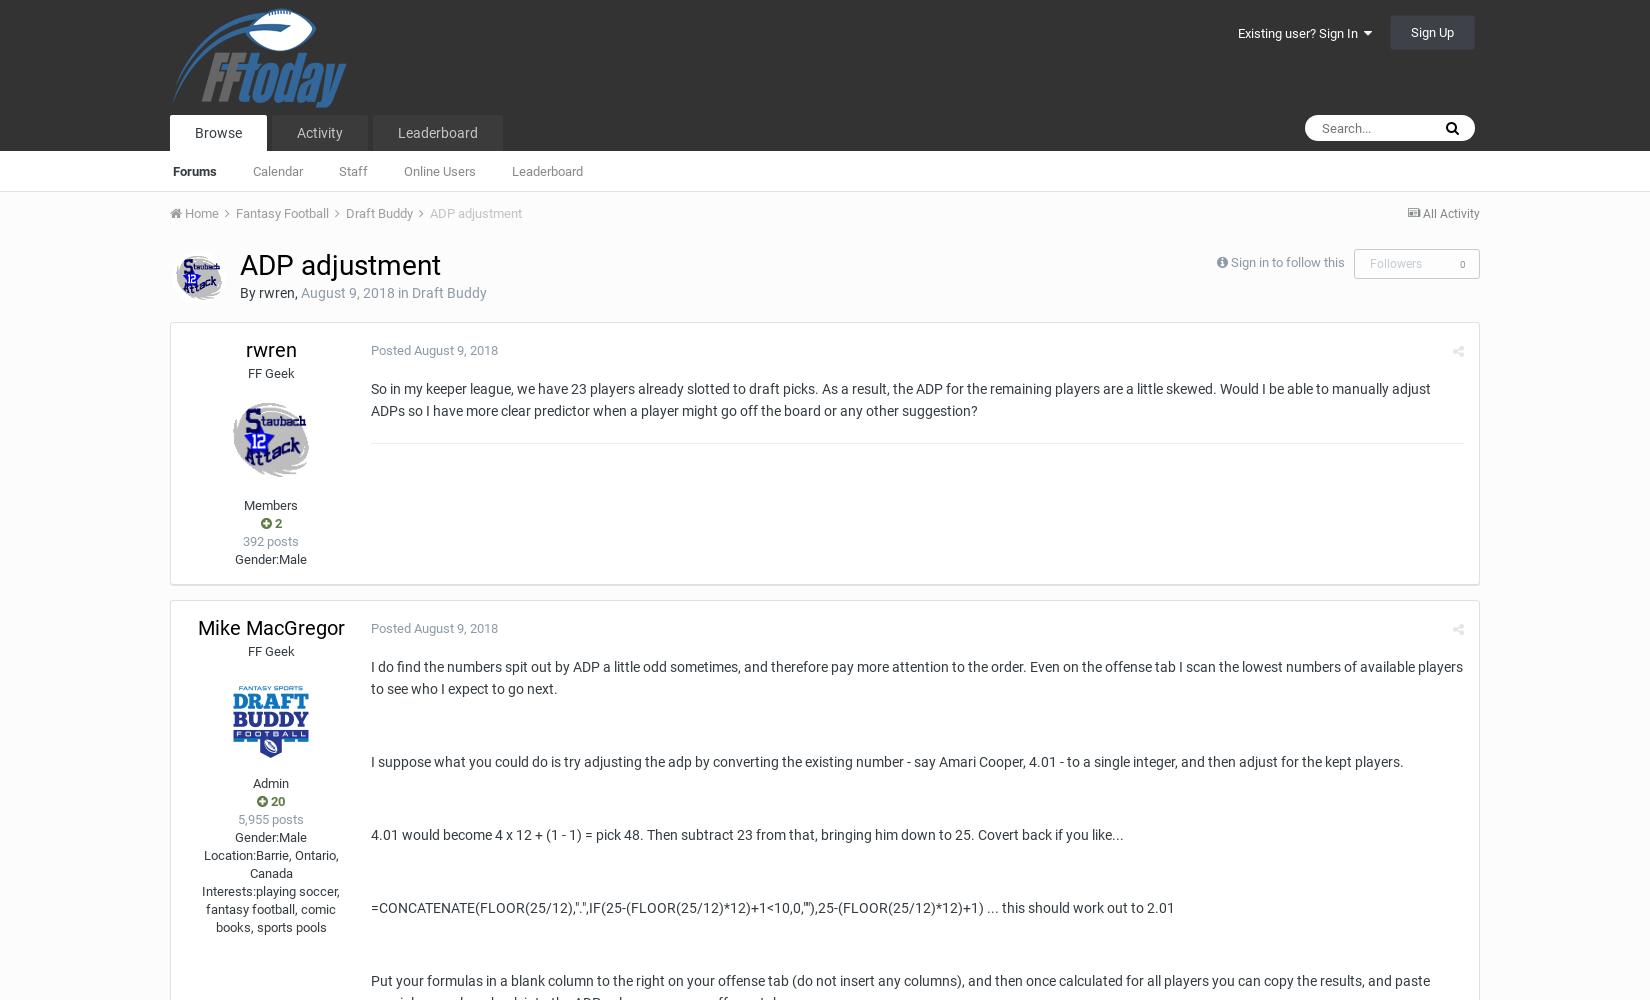  Describe the element at coordinates (276, 523) in the screenshot. I see `'2'` at that location.